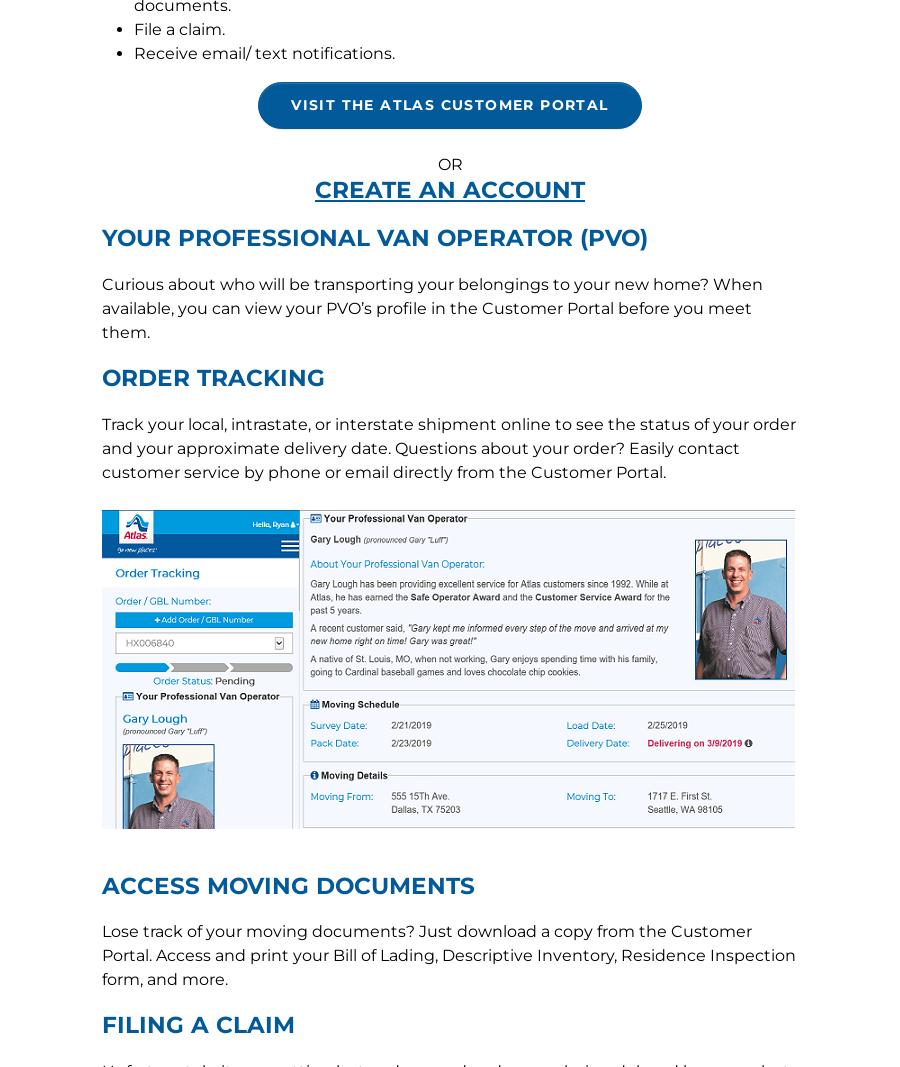 This screenshot has height=1067, width=900. I want to click on 'Exercise Your Rights', so click(263, 491).